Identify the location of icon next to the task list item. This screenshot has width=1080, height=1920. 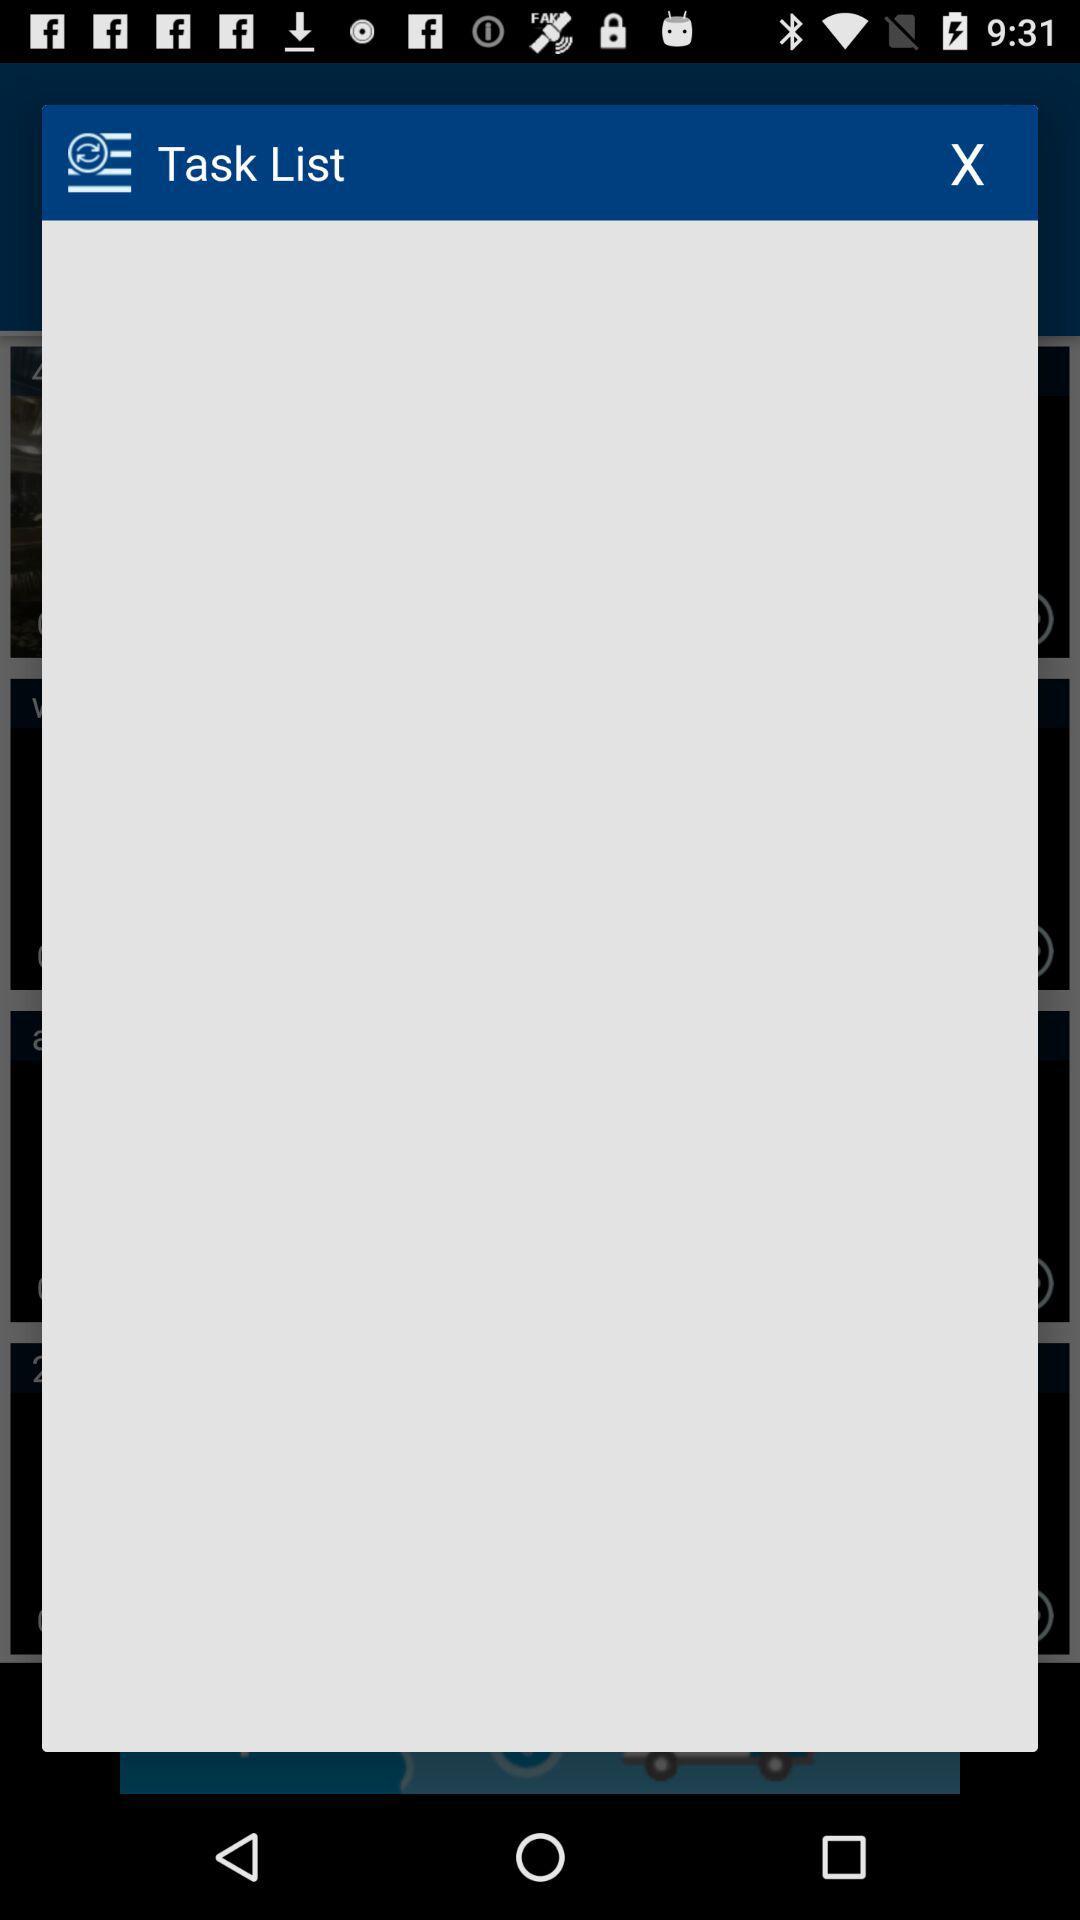
(966, 162).